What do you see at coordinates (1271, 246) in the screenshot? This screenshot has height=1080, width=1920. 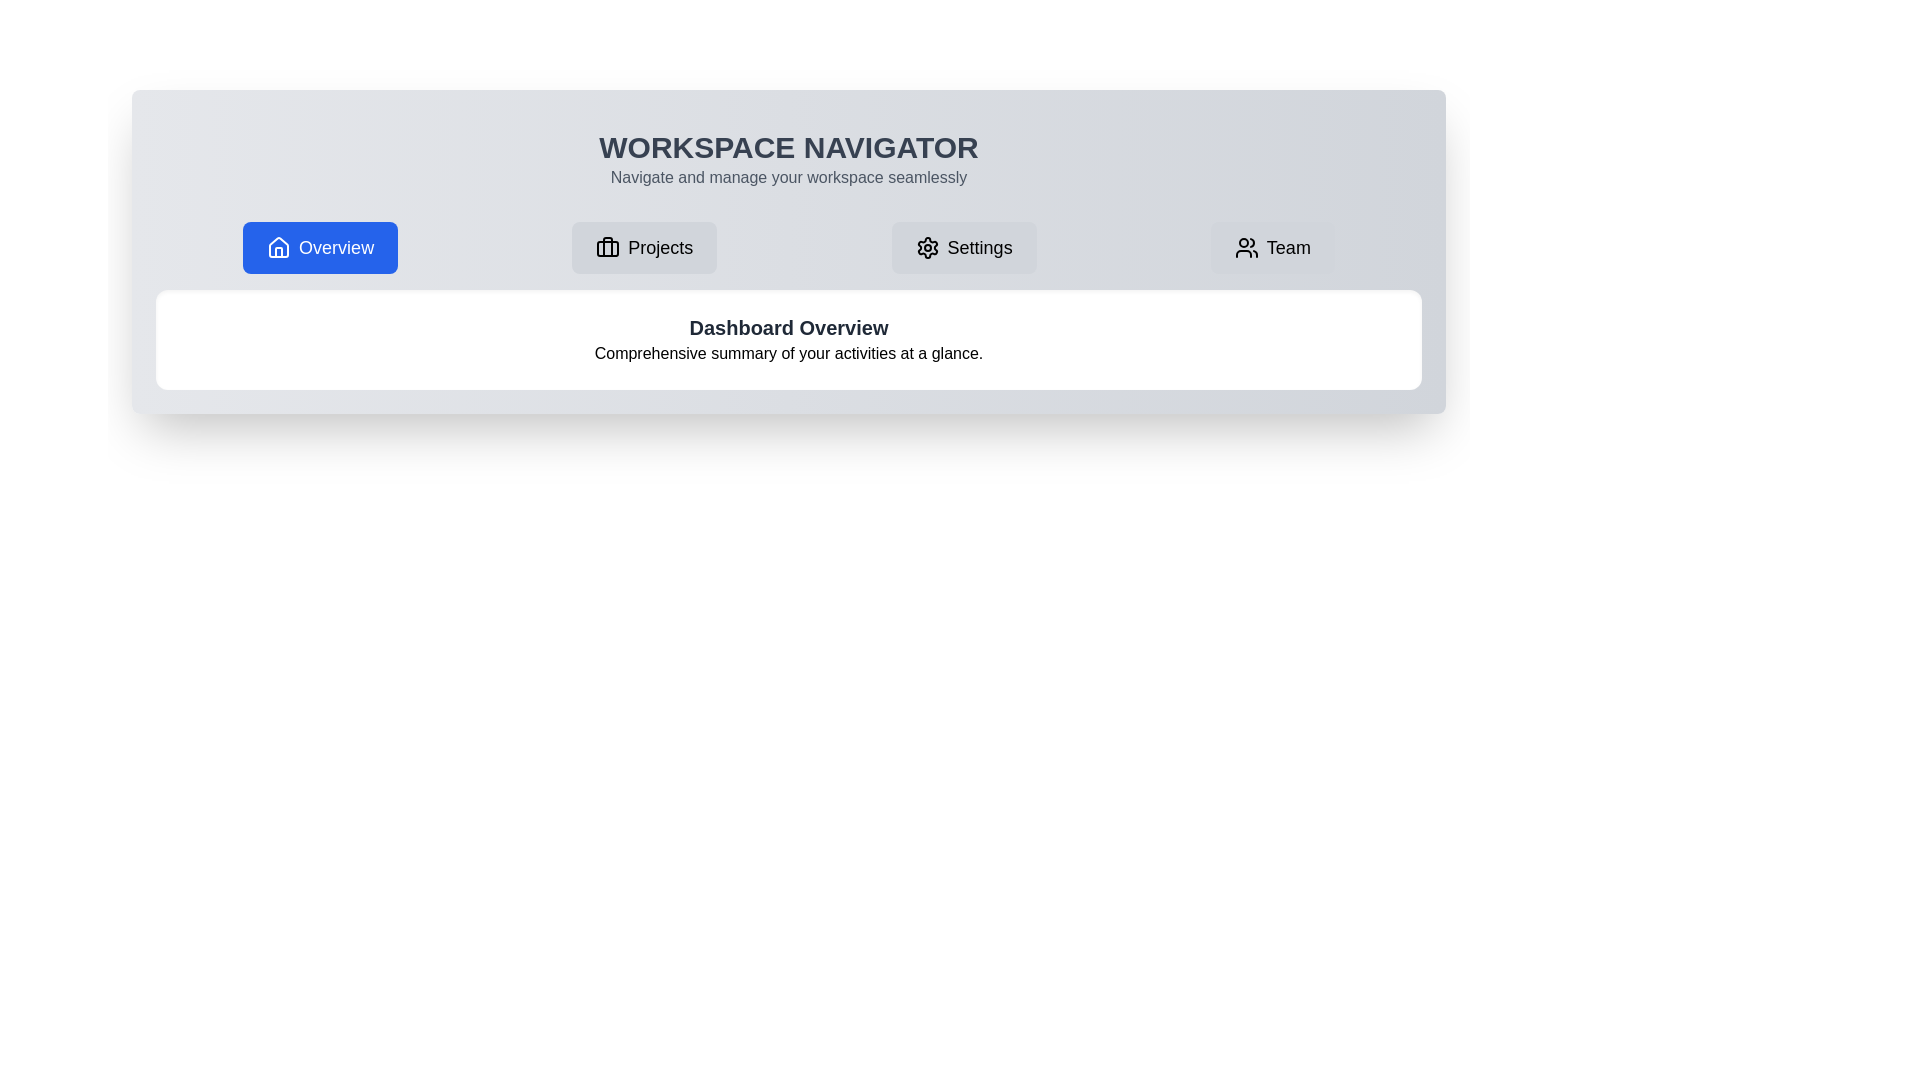 I see `the 'Team' button` at bounding box center [1271, 246].